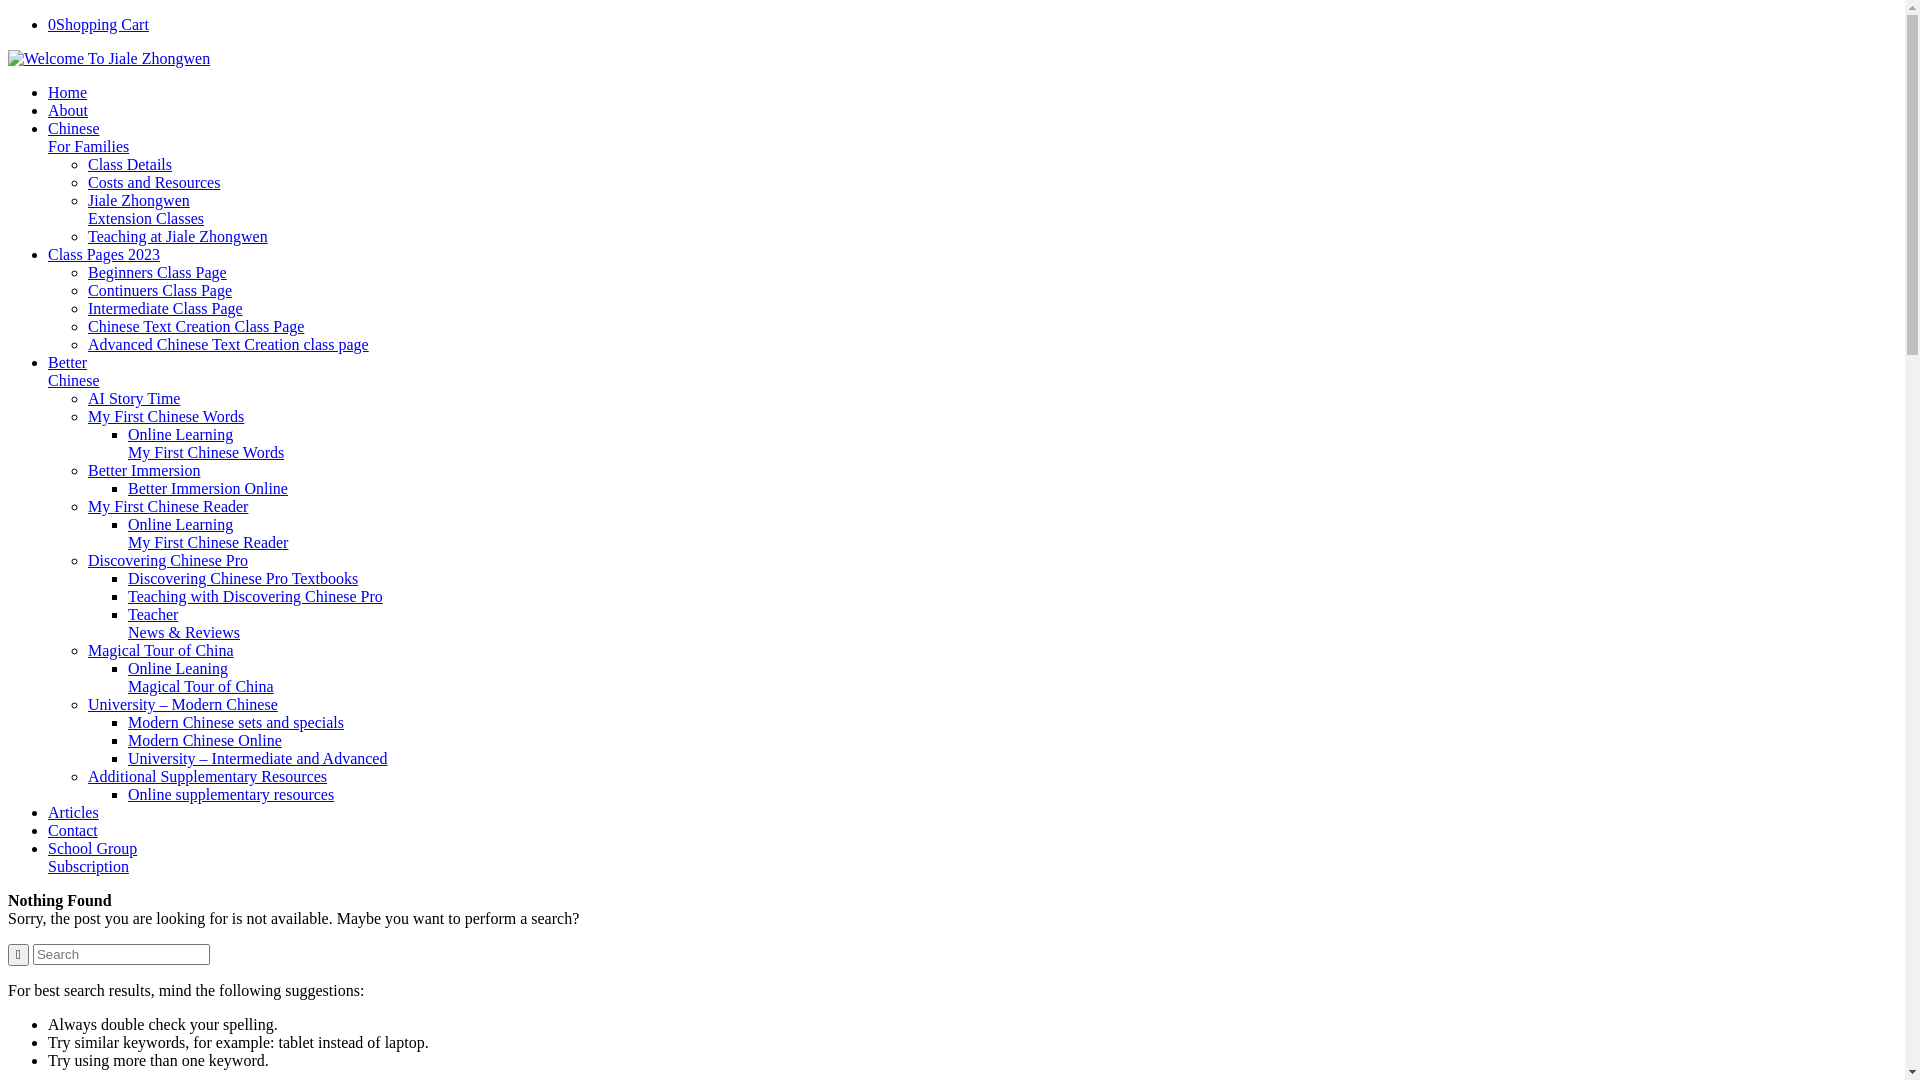 This screenshot has height=1080, width=1920. I want to click on 'Jiale Zhongwen, so click(144, 209).